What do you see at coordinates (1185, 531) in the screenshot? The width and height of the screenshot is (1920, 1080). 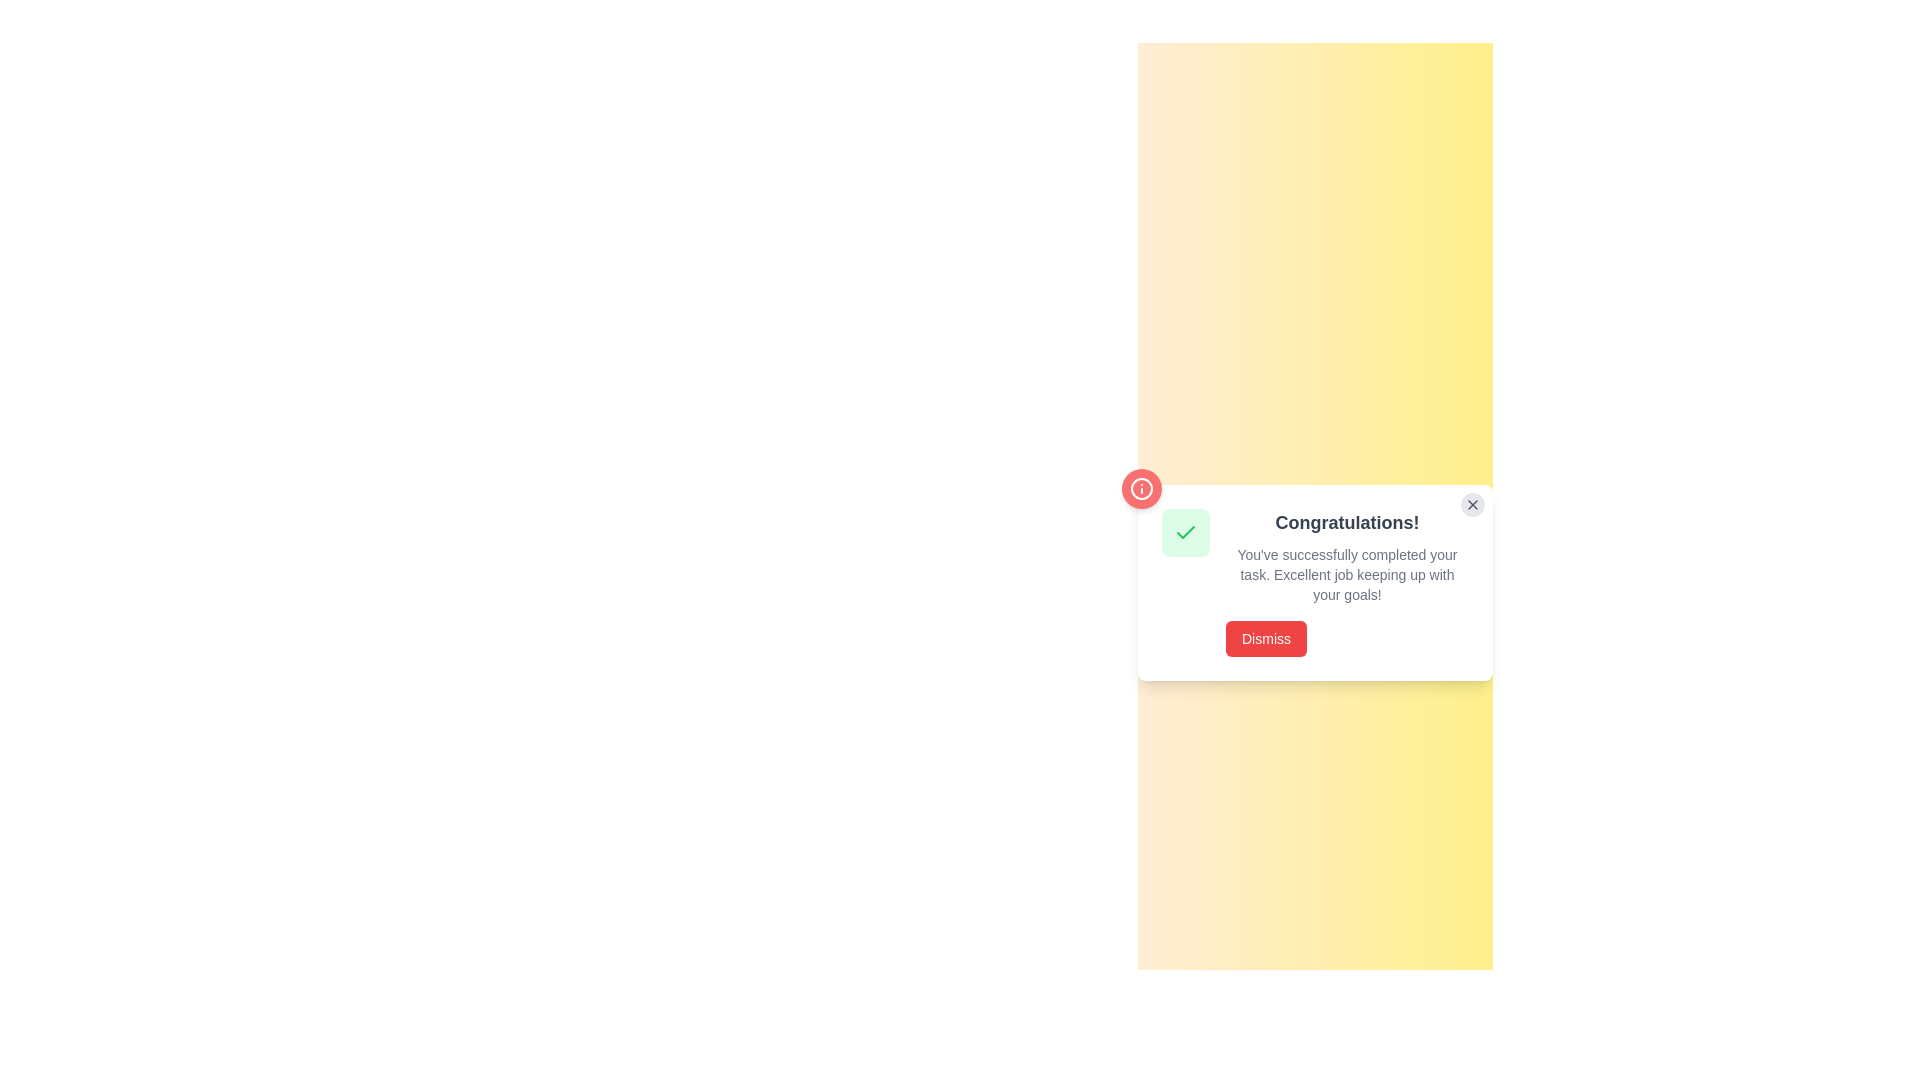 I see `the state of the green checkmark icon within the light green circular background, located at the top-left corner of the notification card, above the title text 'Congratulations!'` at bounding box center [1185, 531].